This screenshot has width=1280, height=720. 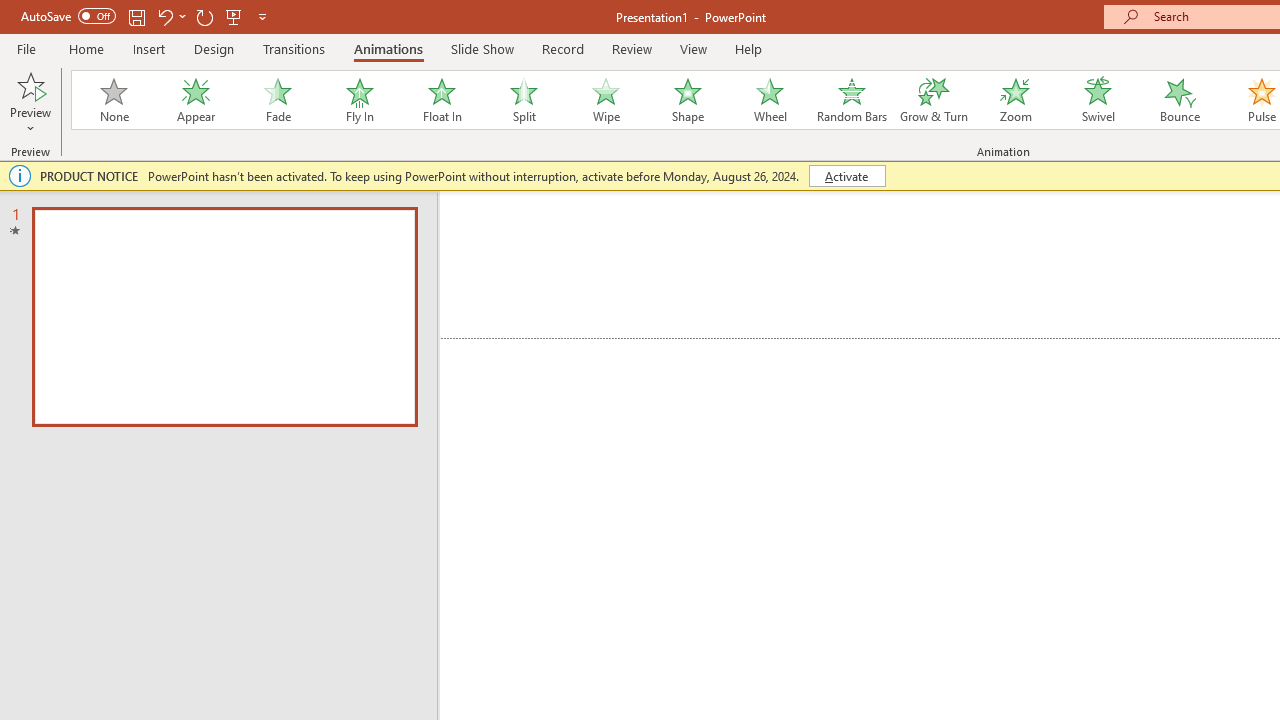 What do you see at coordinates (847, 175) in the screenshot?
I see `'Activate'` at bounding box center [847, 175].